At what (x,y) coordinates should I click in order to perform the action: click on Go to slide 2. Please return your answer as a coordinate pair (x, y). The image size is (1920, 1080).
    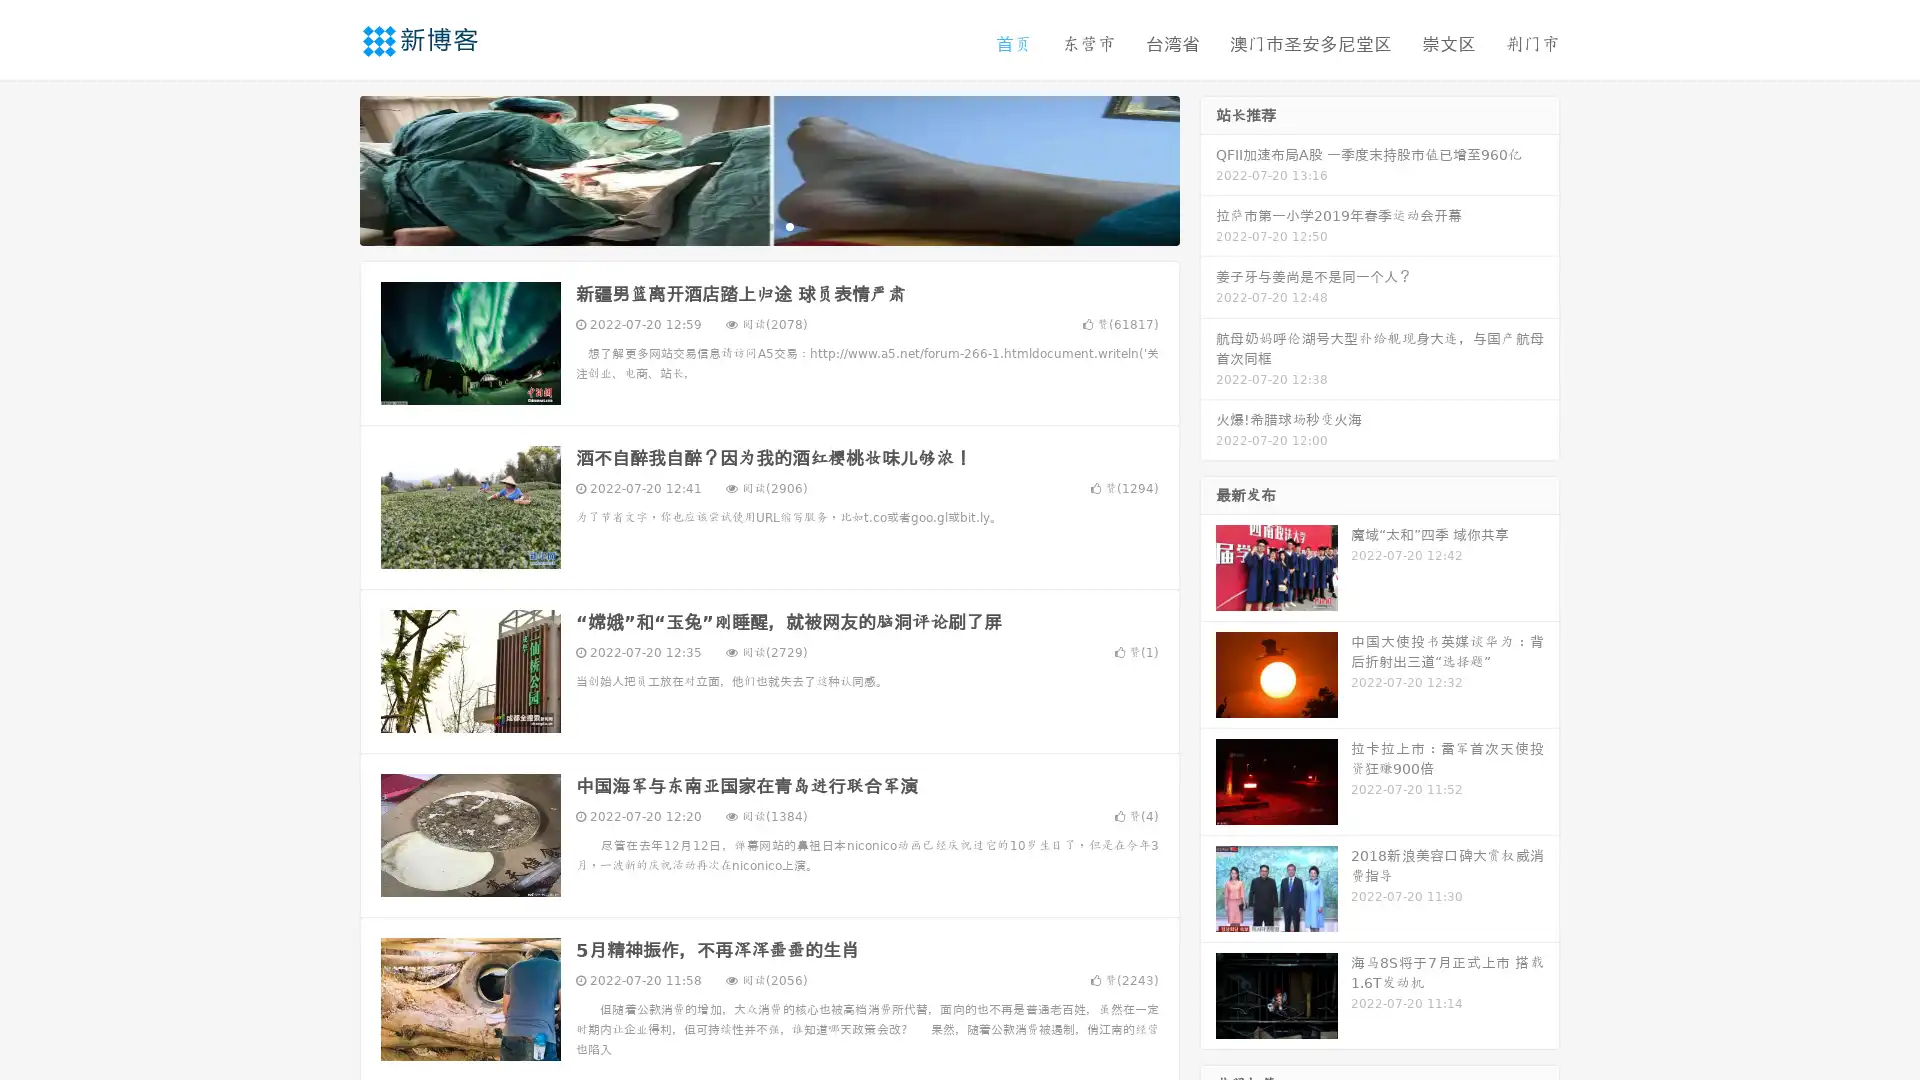
    Looking at the image, I should click on (768, 225).